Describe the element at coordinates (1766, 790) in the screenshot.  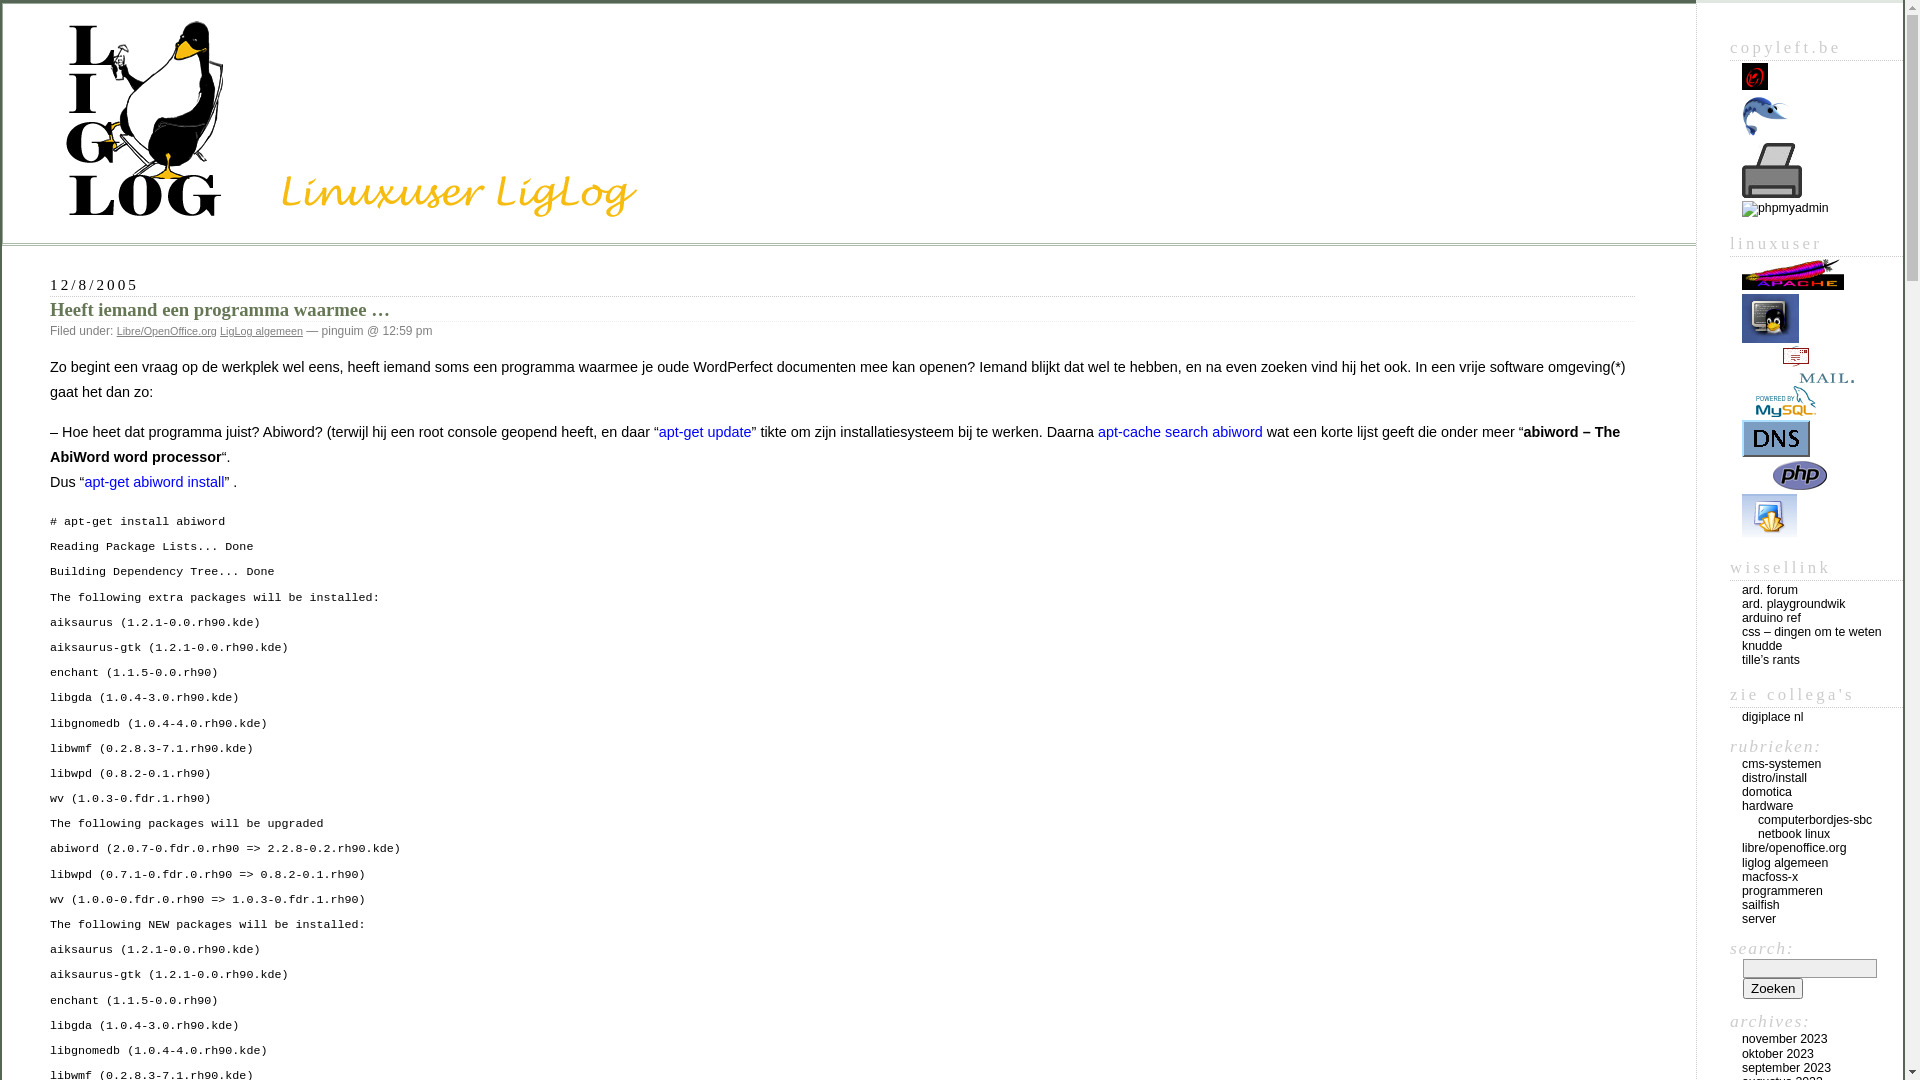
I see `'domotica'` at that location.